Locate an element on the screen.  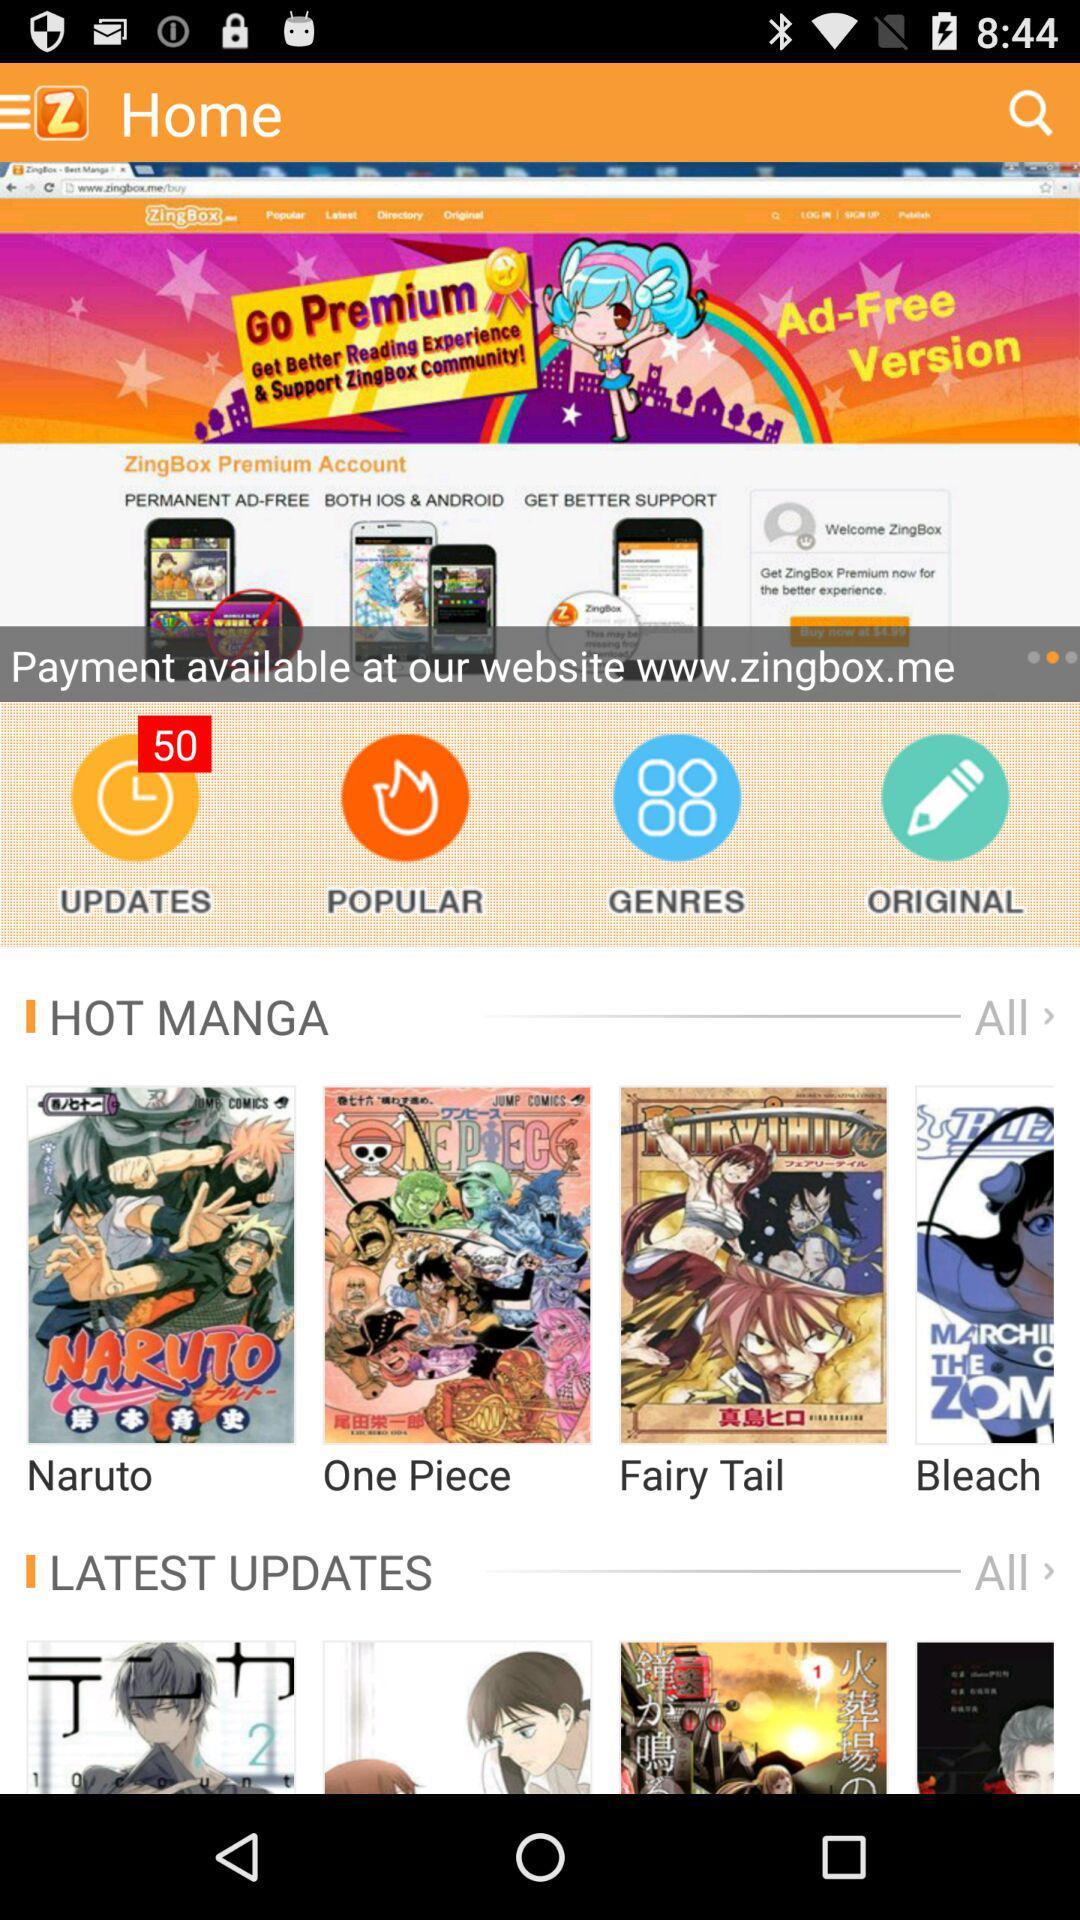
book is located at coordinates (983, 1716).